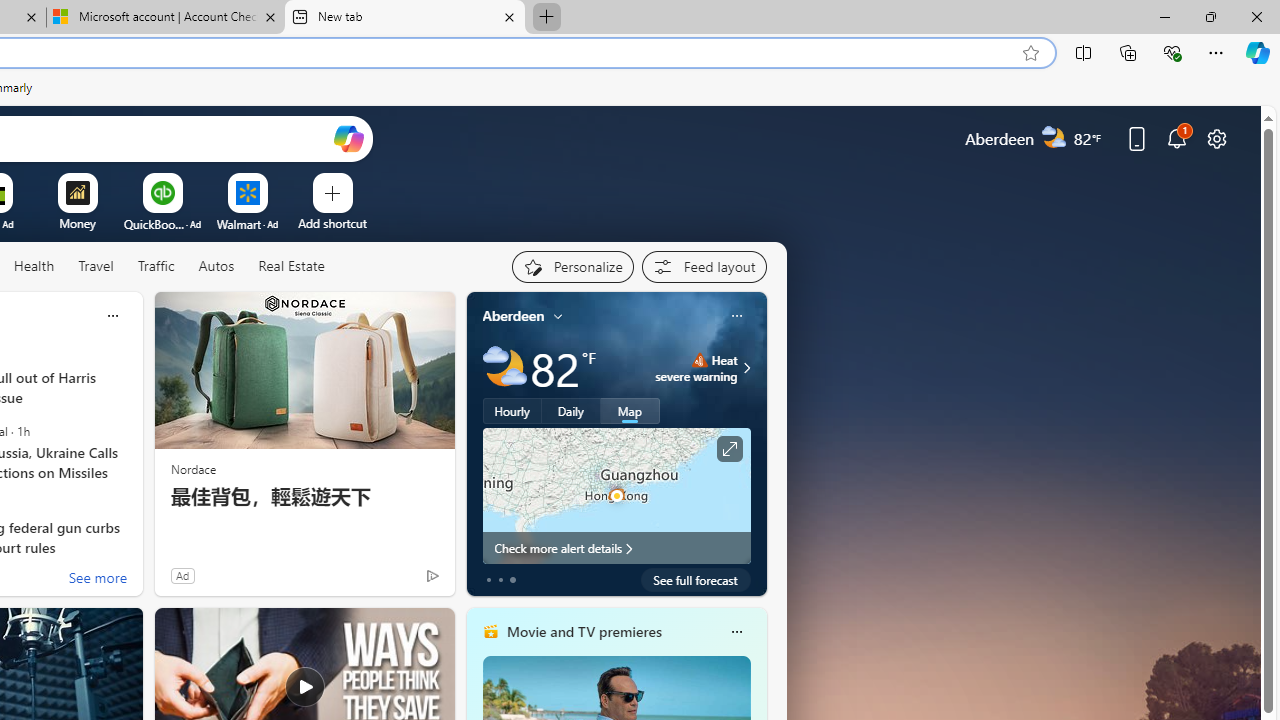 The width and height of the screenshot is (1280, 720). I want to click on 'Microsoft account | Account Checkup', so click(166, 17).